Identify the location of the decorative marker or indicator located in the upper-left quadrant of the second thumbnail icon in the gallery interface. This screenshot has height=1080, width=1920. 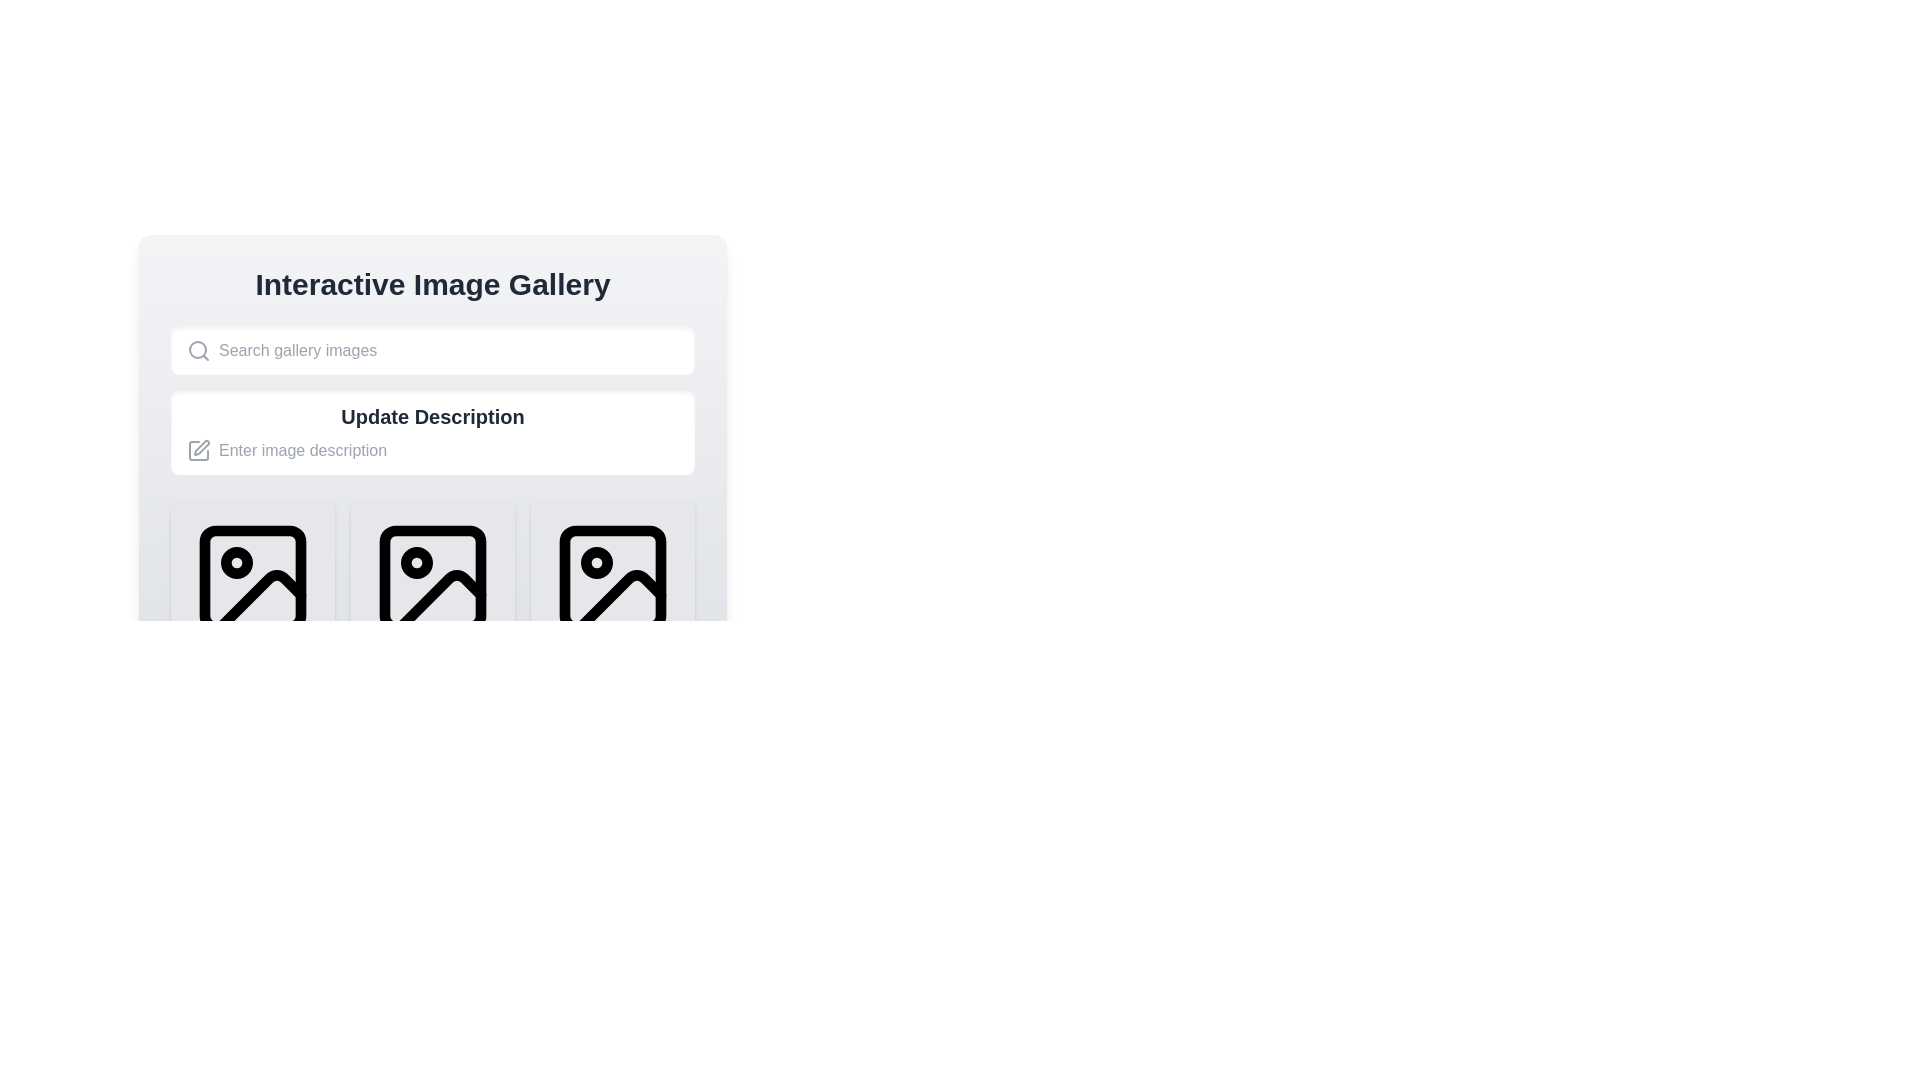
(416, 563).